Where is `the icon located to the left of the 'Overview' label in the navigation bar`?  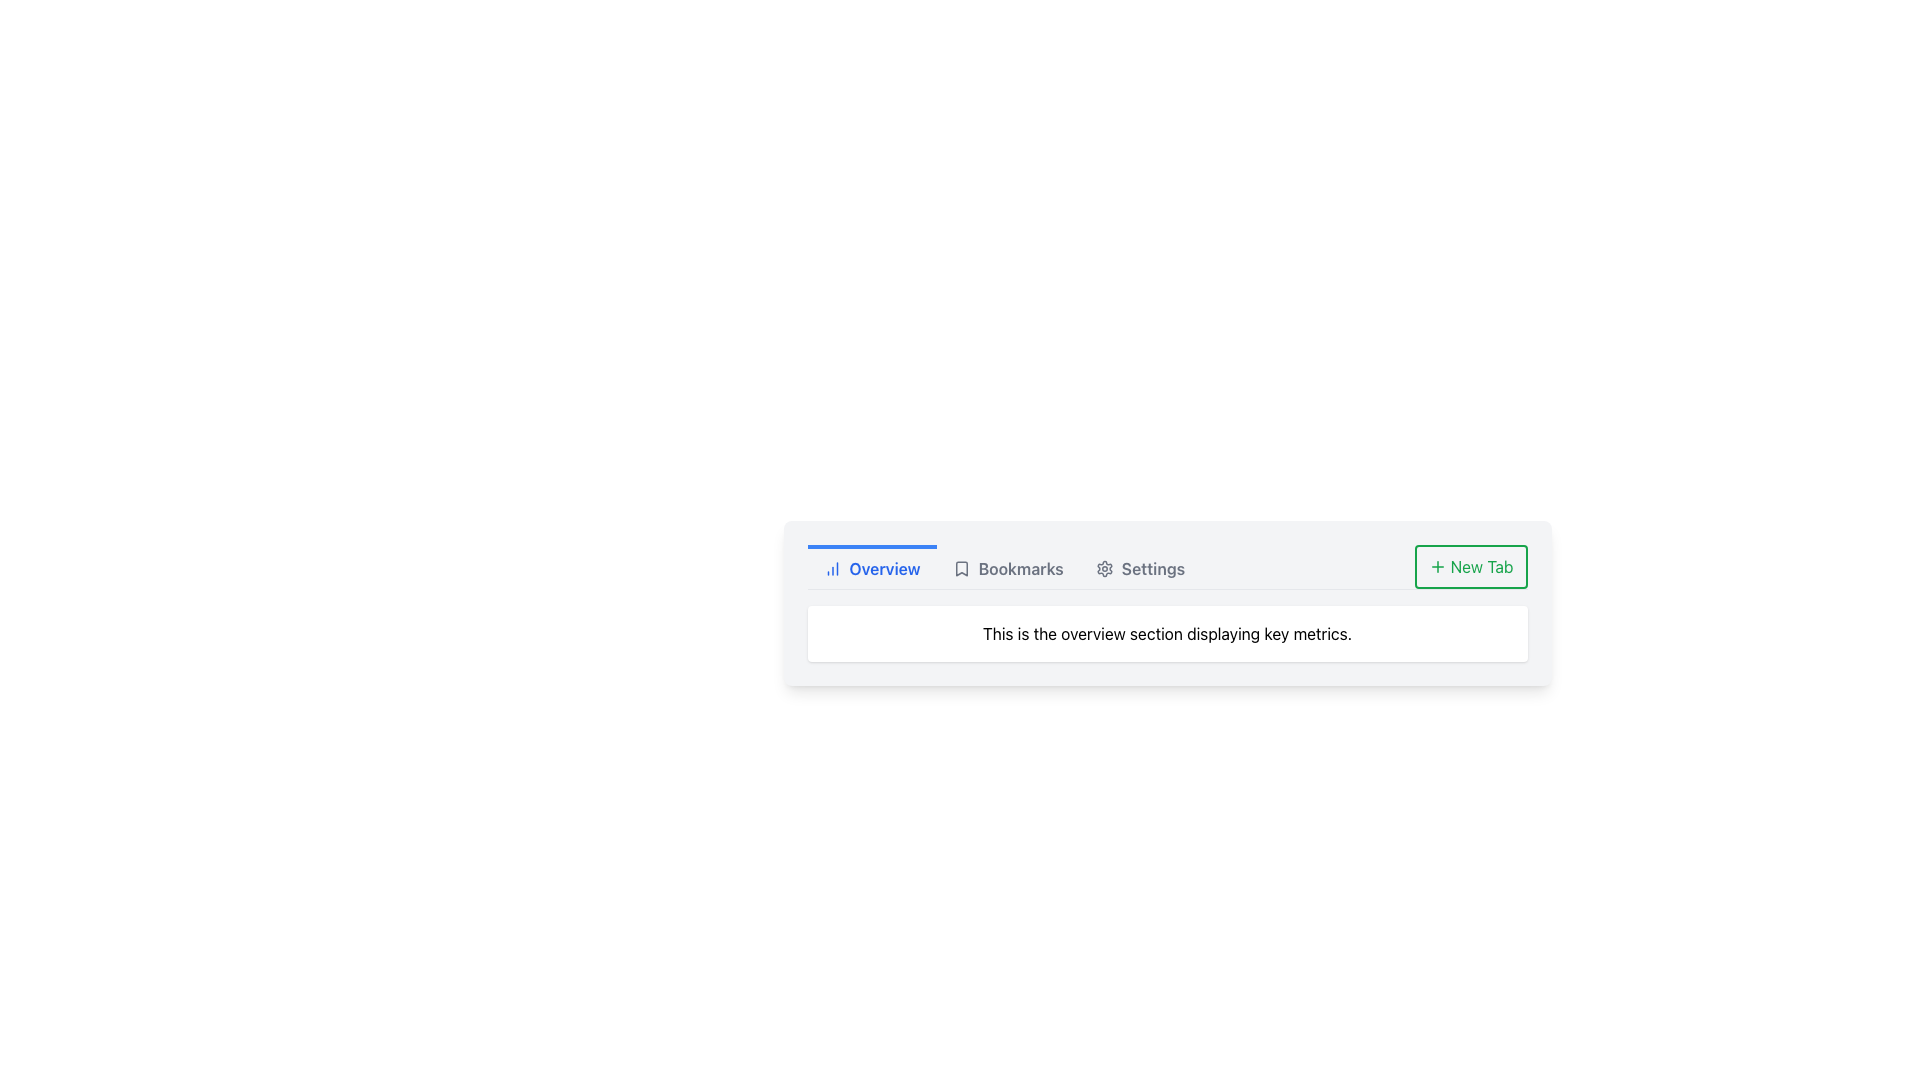
the icon located to the left of the 'Overview' label in the navigation bar is located at coordinates (832, 569).